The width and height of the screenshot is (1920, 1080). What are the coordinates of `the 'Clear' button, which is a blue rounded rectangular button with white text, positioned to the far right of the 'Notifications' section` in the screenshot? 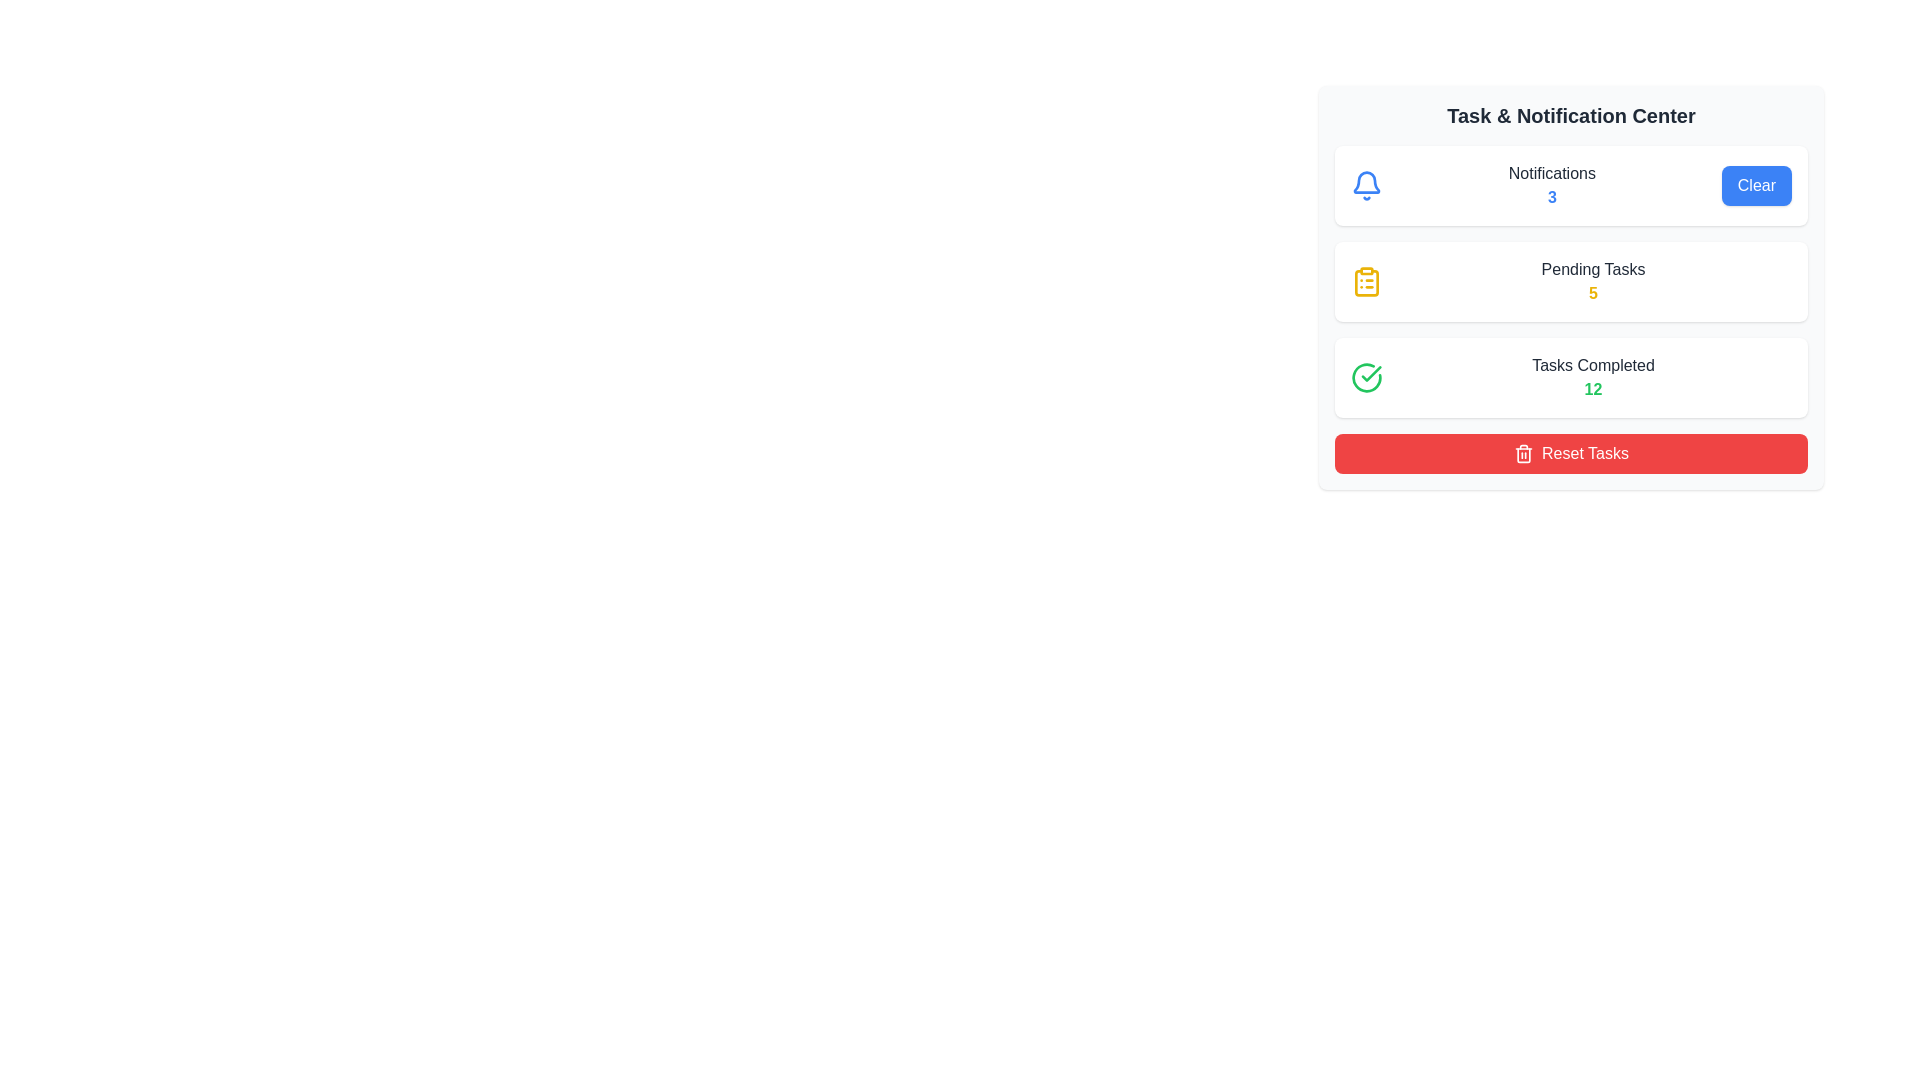 It's located at (1755, 185).